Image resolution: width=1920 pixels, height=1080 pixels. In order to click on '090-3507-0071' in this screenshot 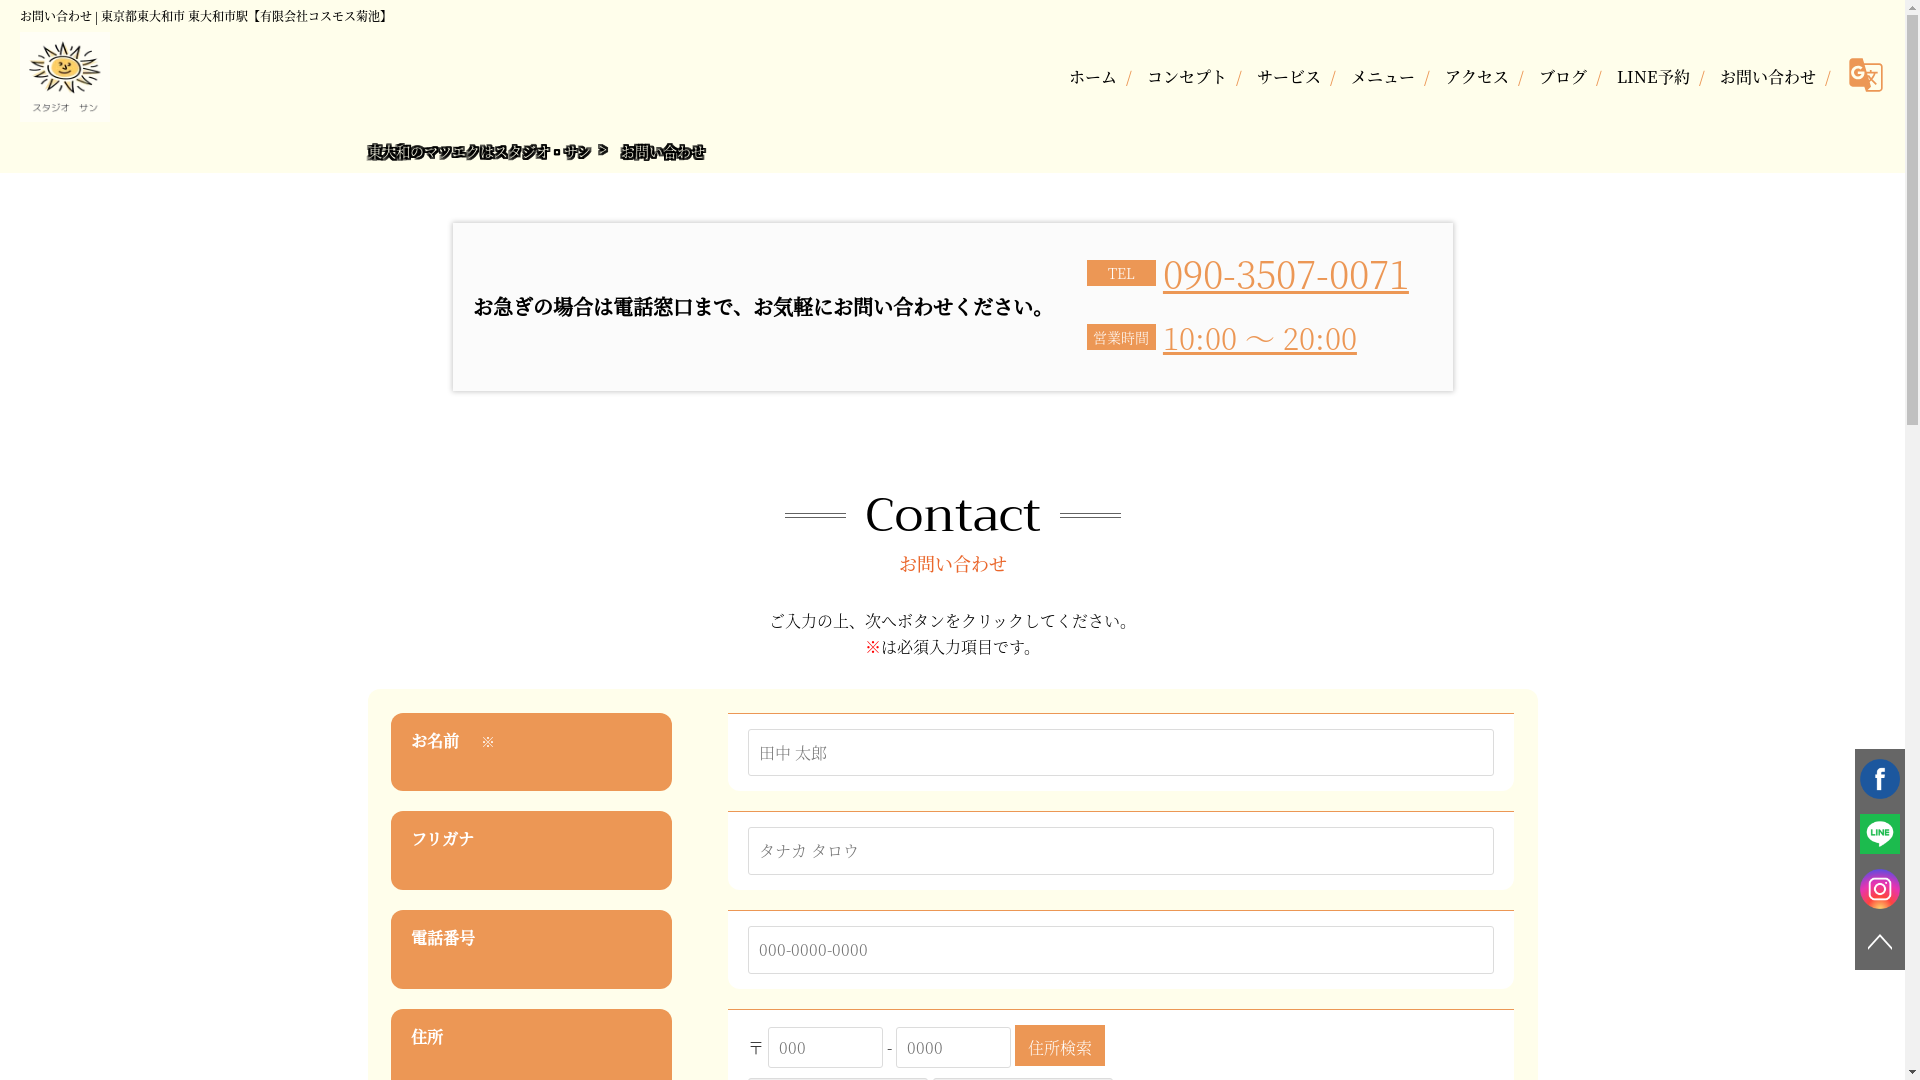, I will do `click(1162, 272)`.